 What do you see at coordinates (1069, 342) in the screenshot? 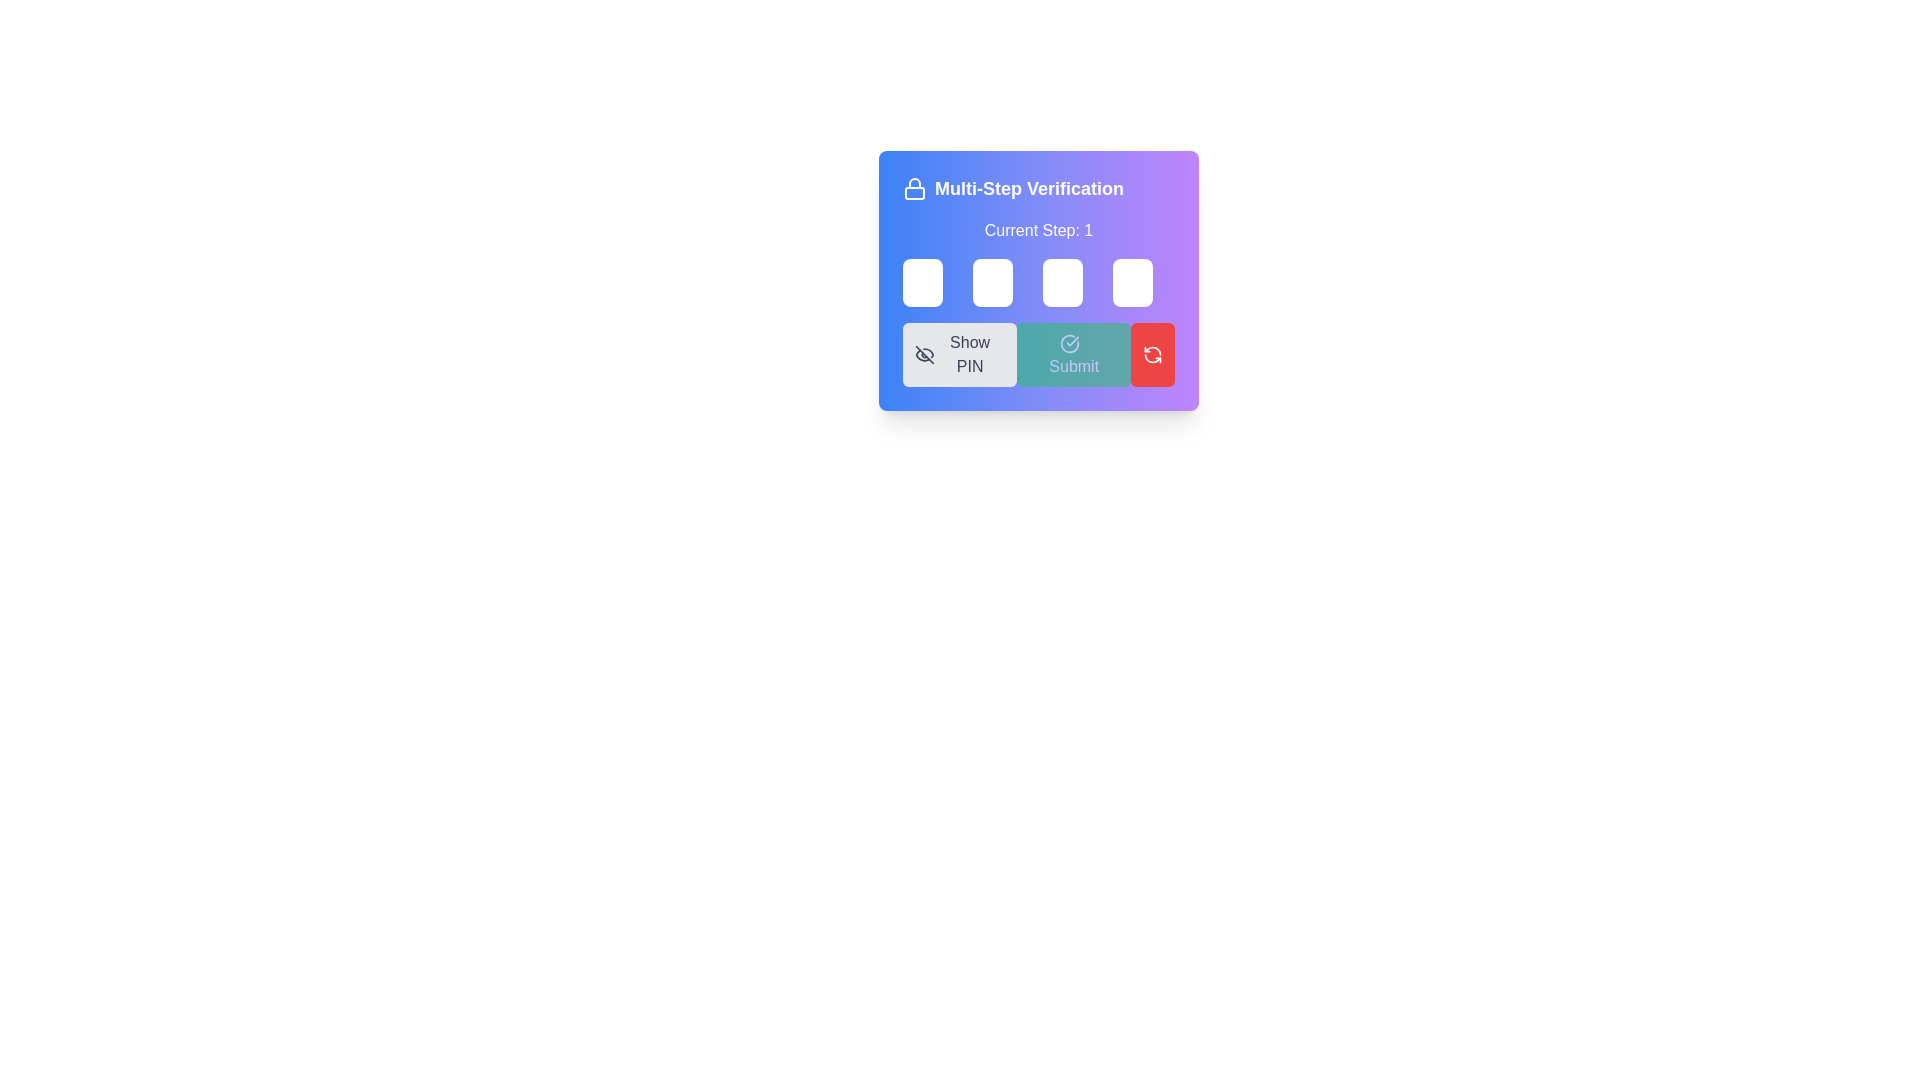
I see `the circular checkmark icon located within the green 'Submit' button in the multi-step verification panel, if enabled` at bounding box center [1069, 342].